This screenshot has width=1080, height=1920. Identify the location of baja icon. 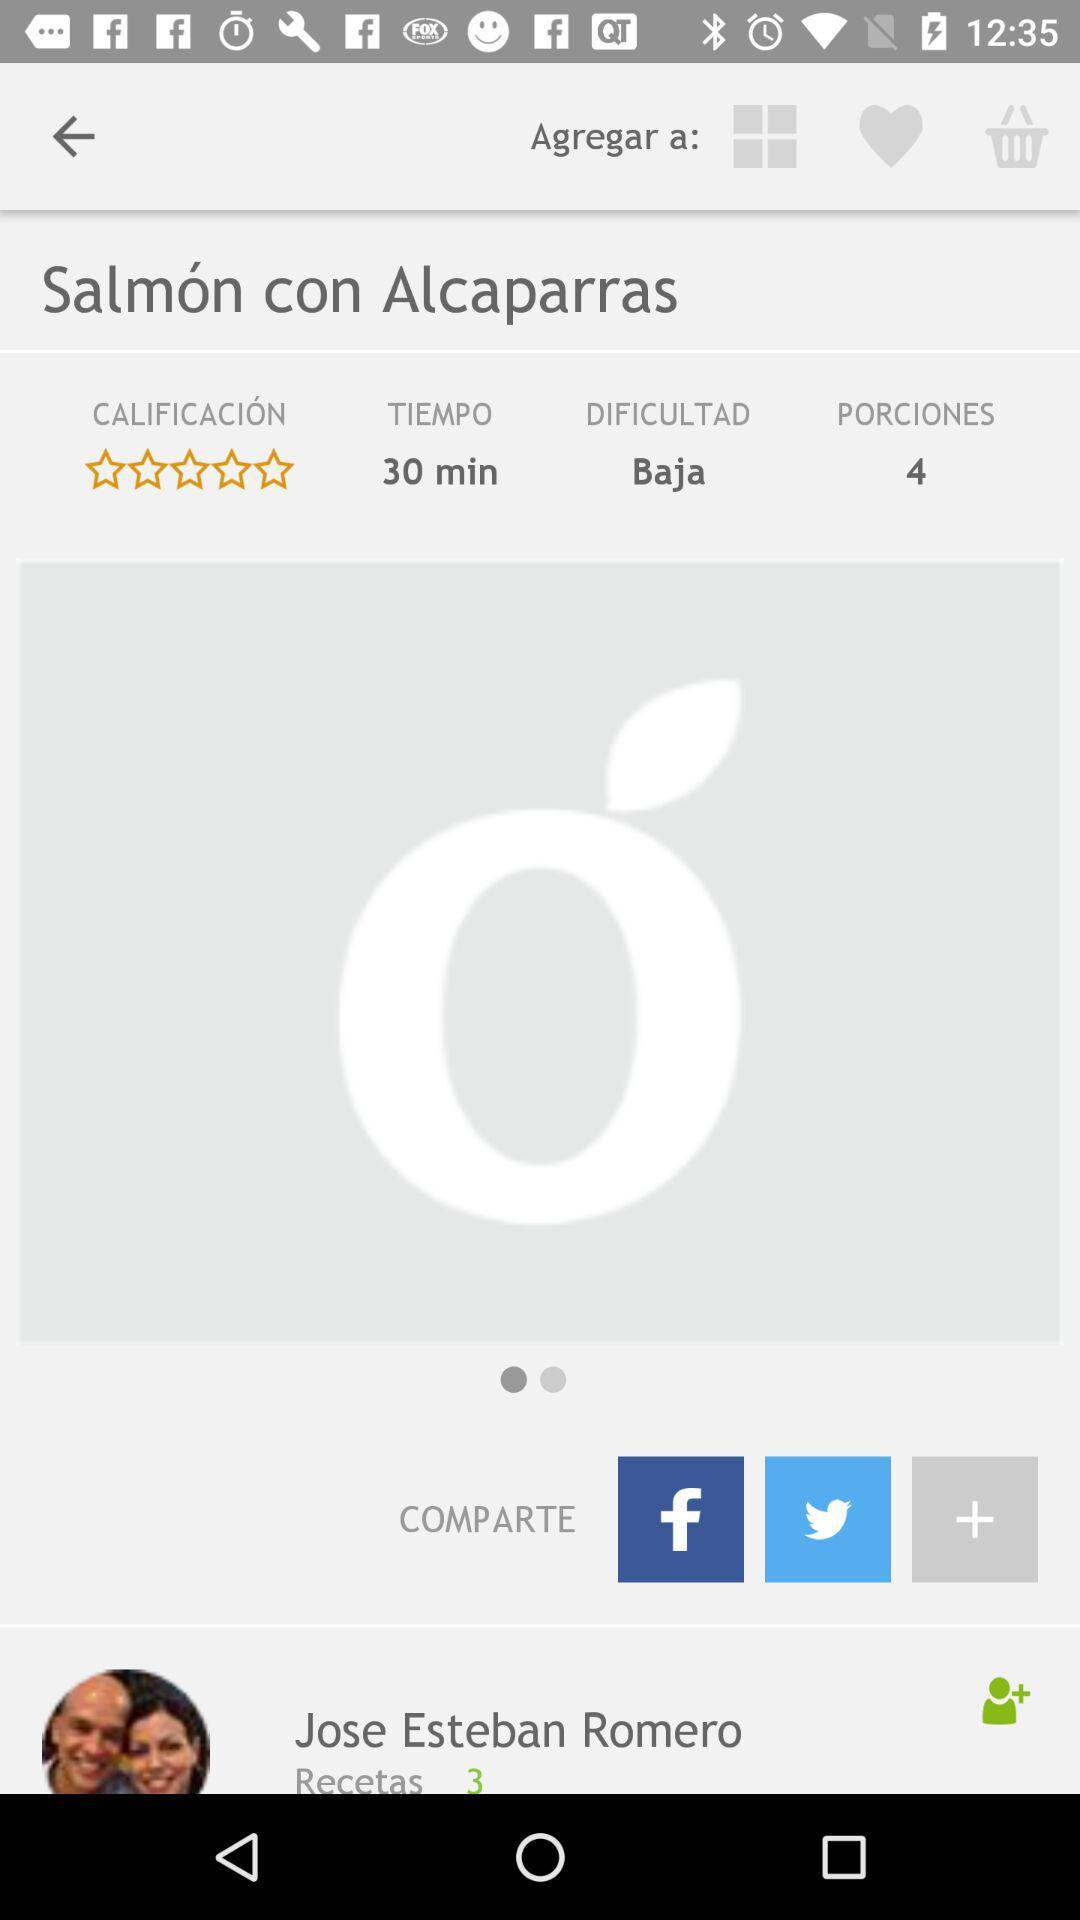
(668, 470).